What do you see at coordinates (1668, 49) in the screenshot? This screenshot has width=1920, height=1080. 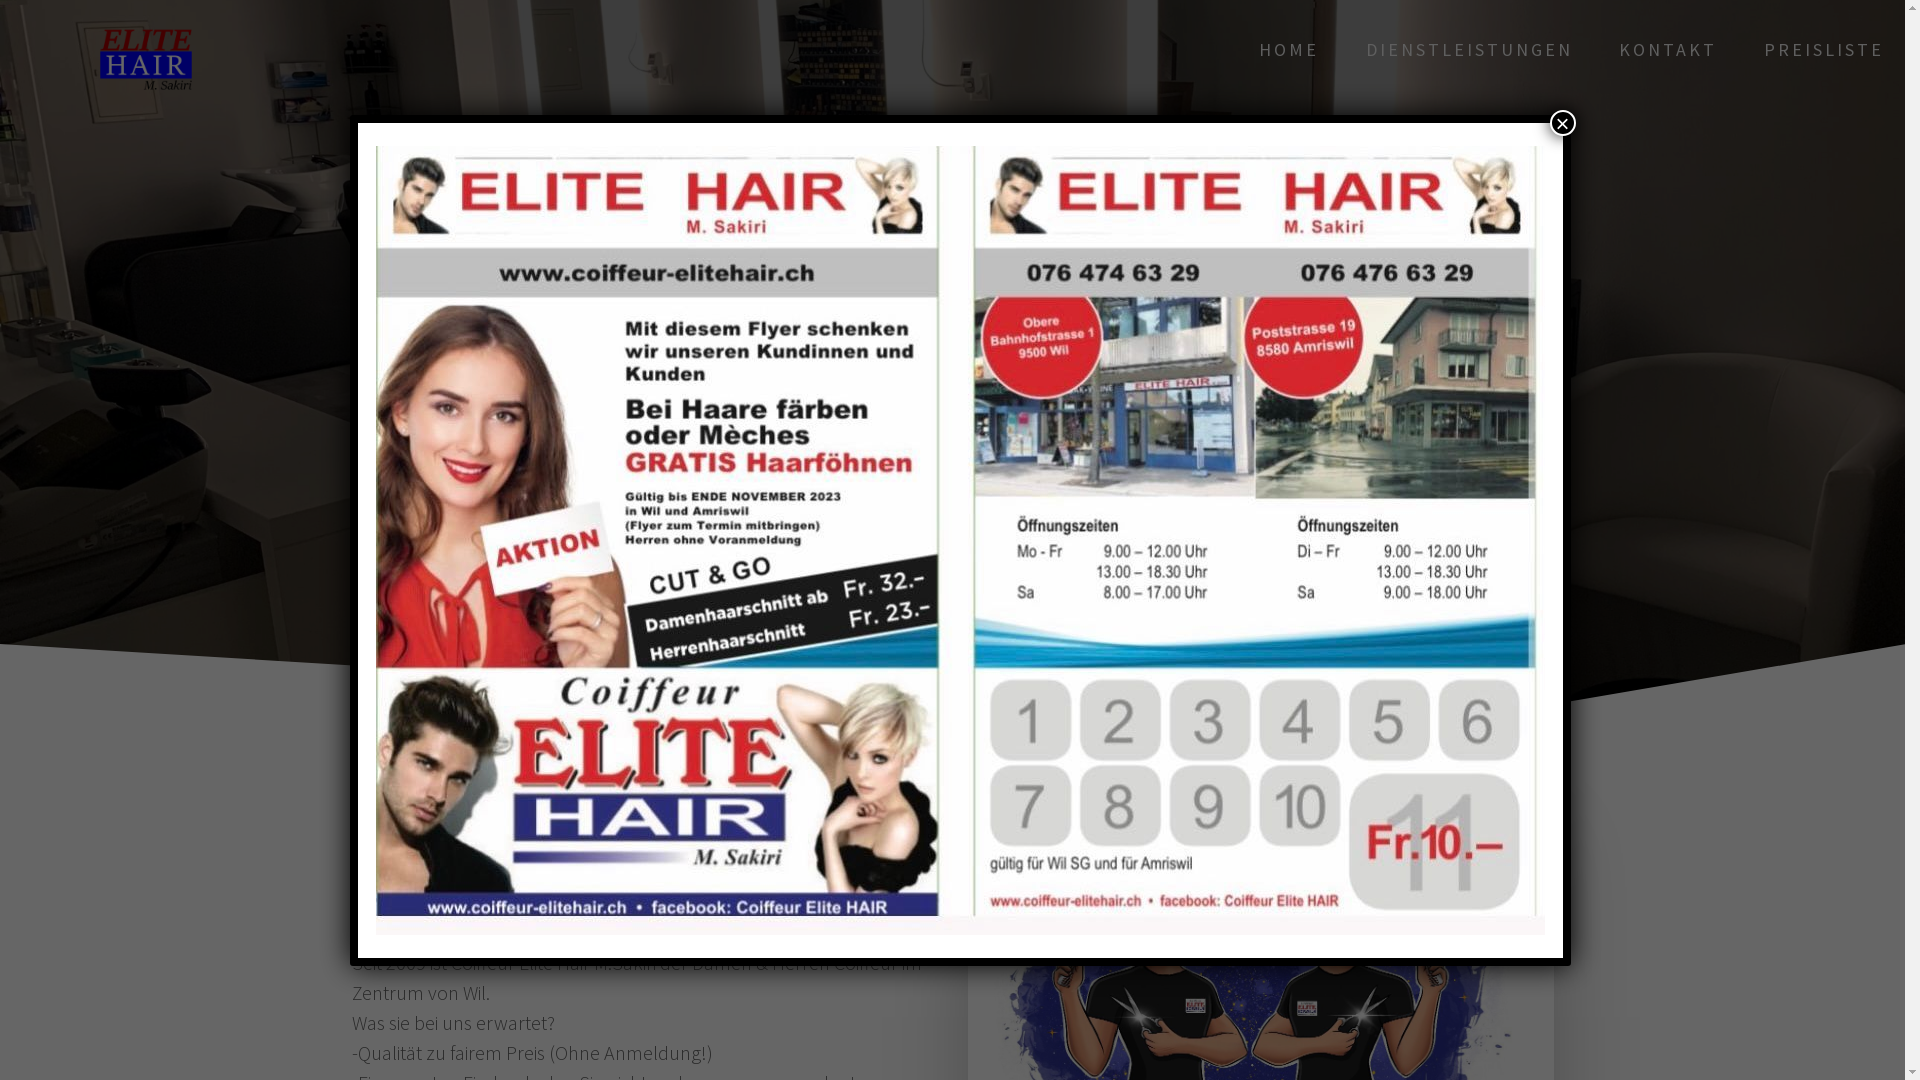 I see `'KONTAKT'` at bounding box center [1668, 49].